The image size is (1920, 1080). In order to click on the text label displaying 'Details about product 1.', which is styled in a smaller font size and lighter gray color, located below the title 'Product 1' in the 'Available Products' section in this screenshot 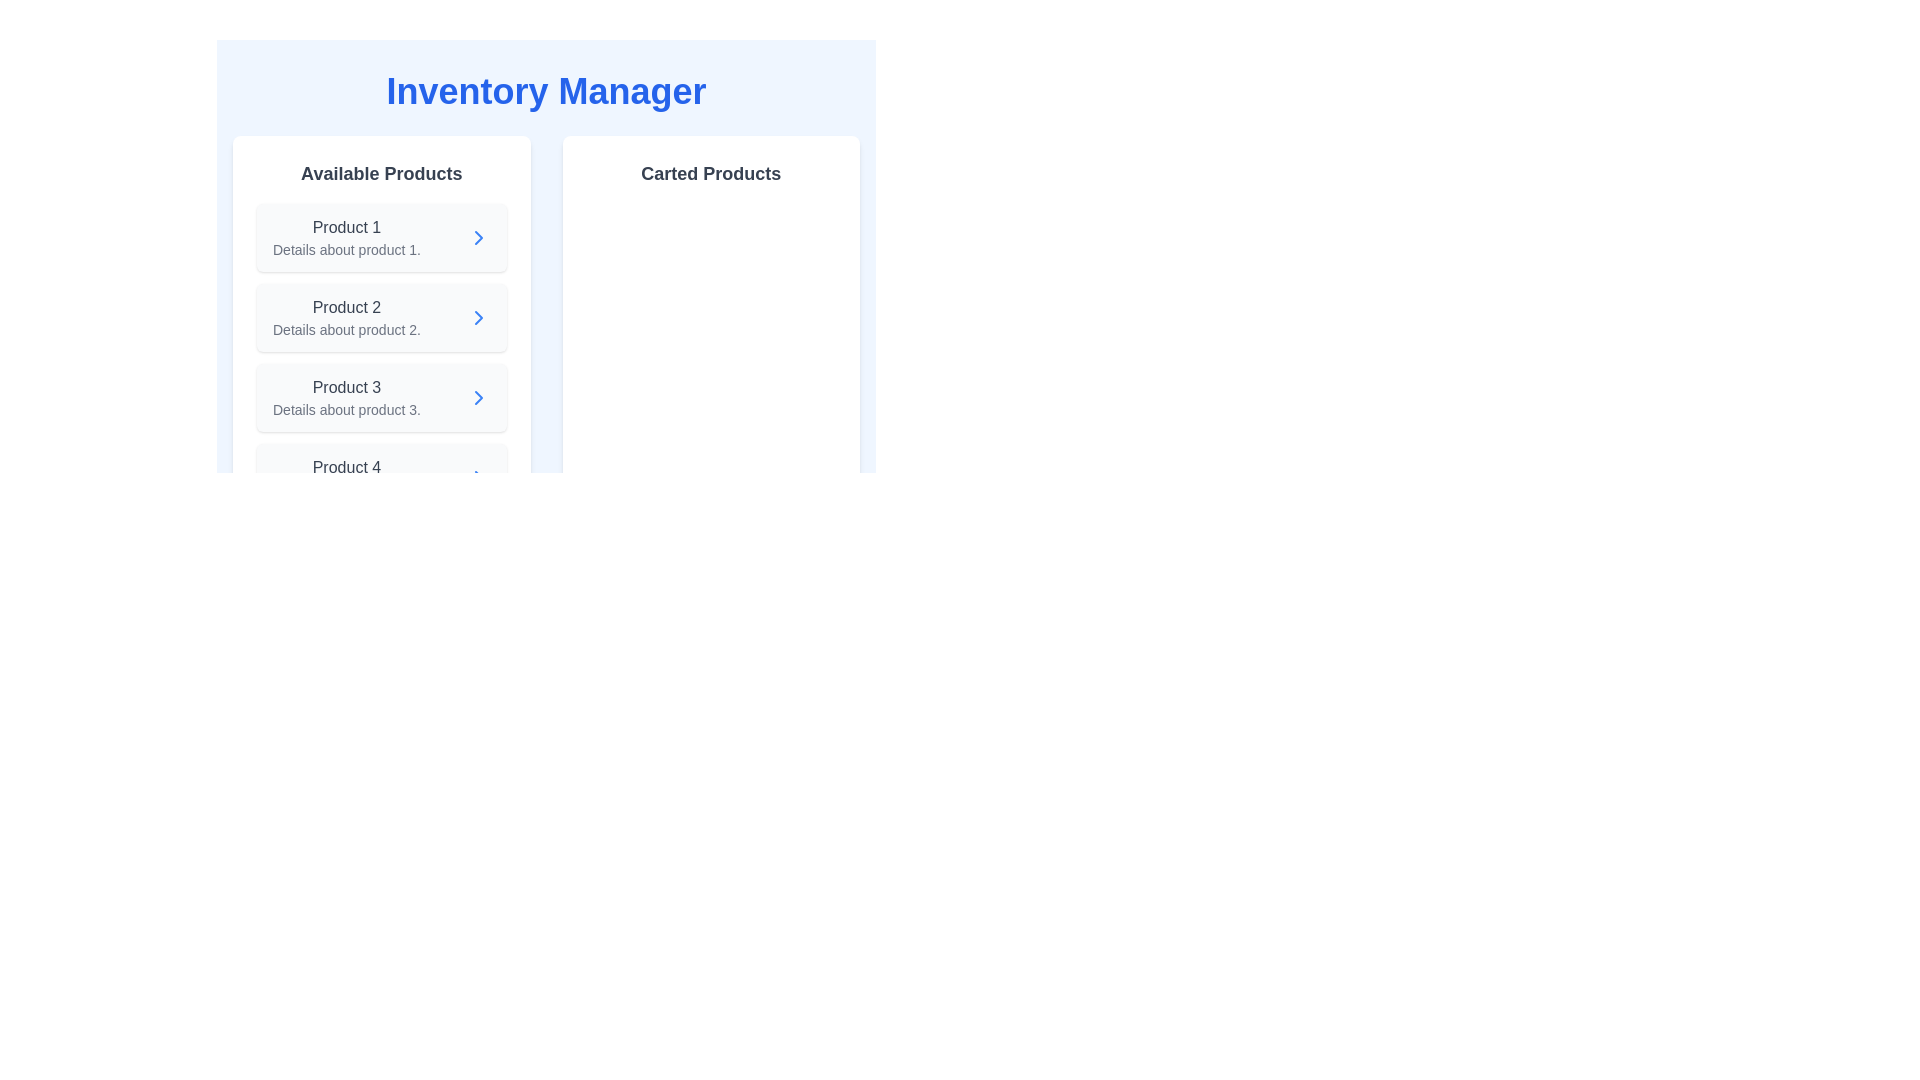, I will do `click(346, 249)`.